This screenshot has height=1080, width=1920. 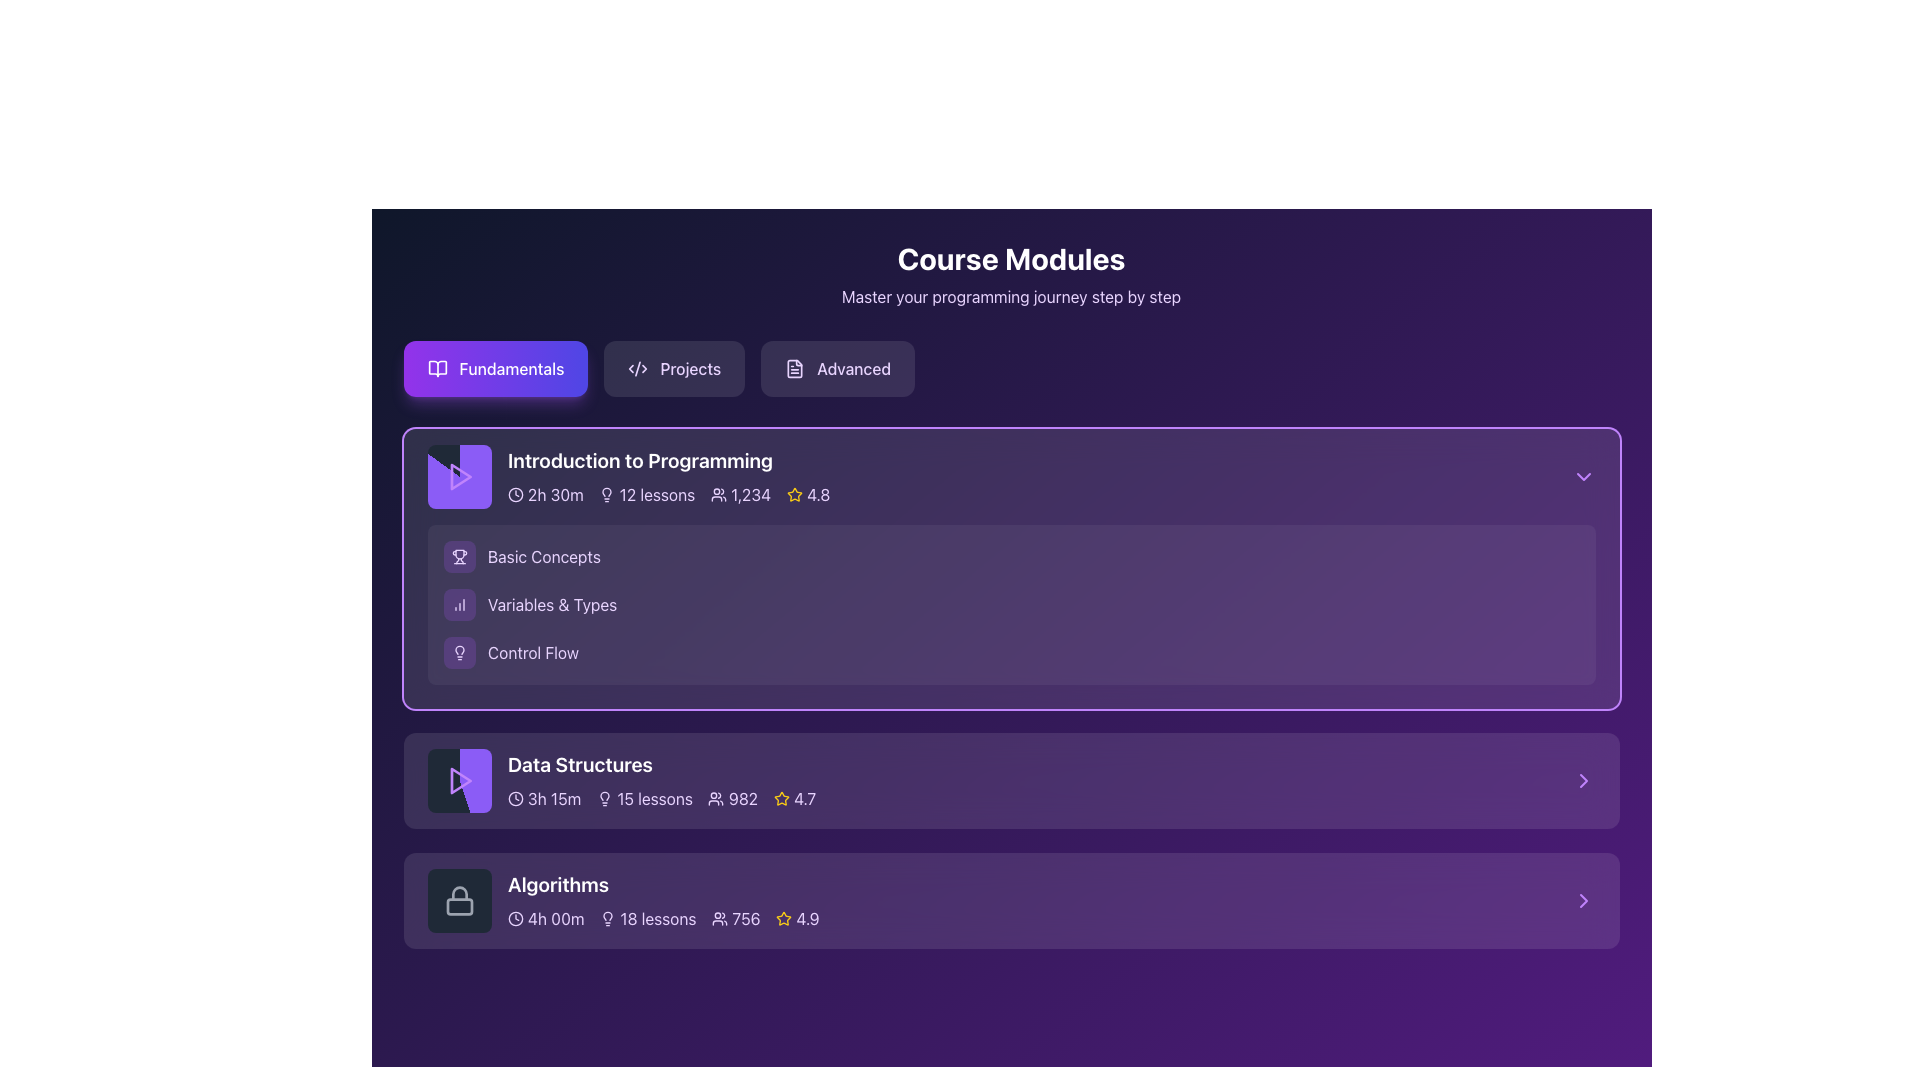 I want to click on the 'Projects' text label in the navigation bar, so click(x=690, y=369).